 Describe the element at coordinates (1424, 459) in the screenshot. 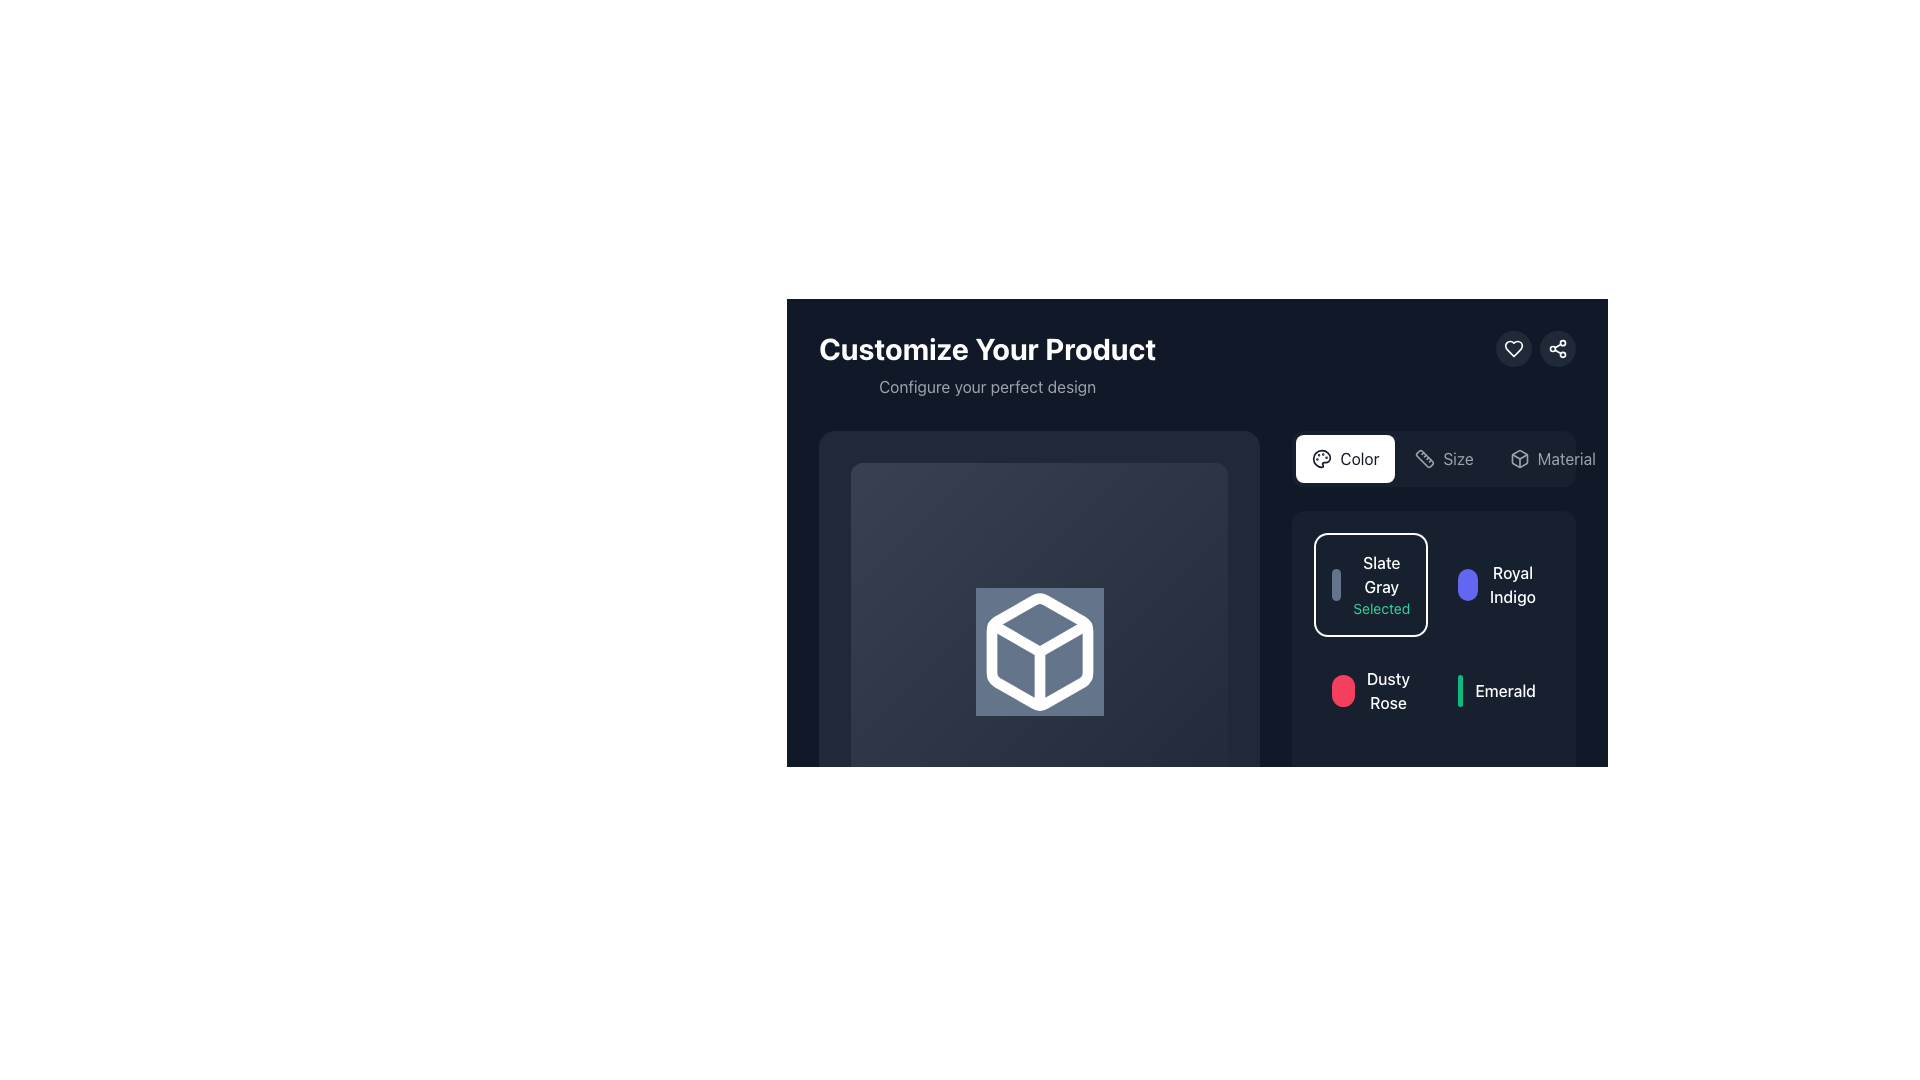

I see `the ruler or measurement tool icon located in the top-right corner of the interface` at that location.